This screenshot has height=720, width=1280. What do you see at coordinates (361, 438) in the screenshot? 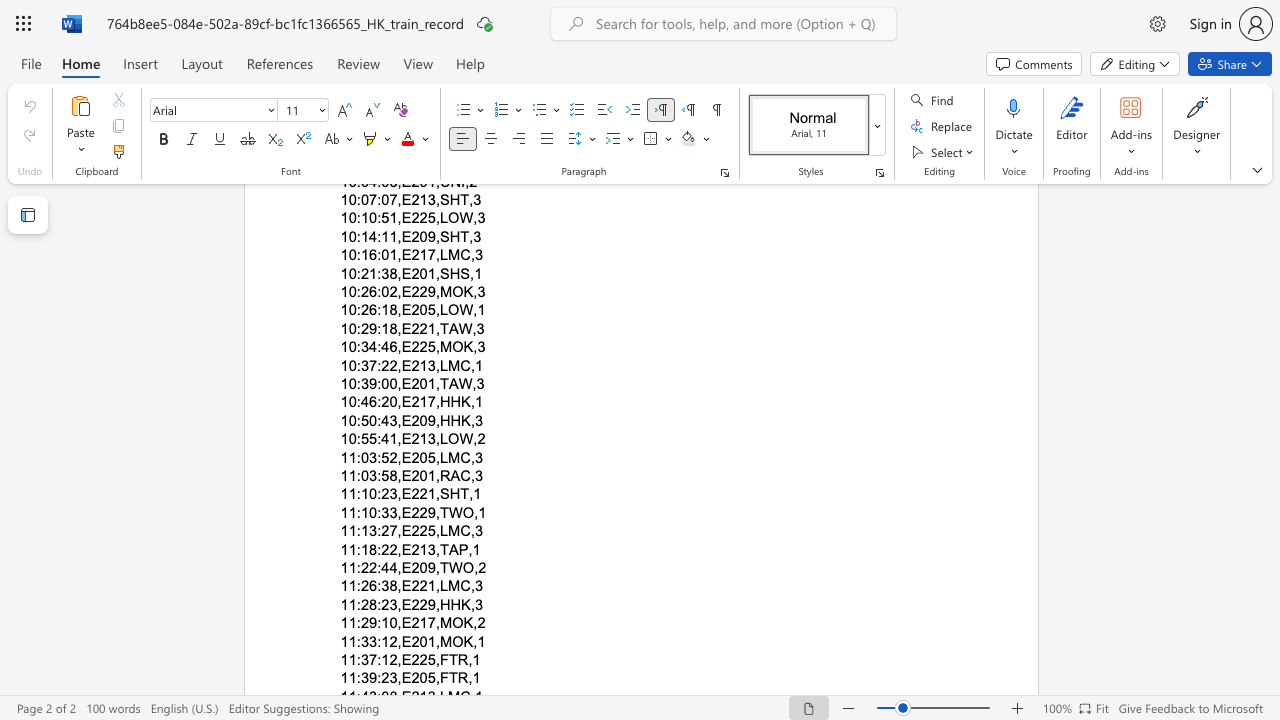
I see `the space between the continuous character ":" and "5" in the text` at bounding box center [361, 438].